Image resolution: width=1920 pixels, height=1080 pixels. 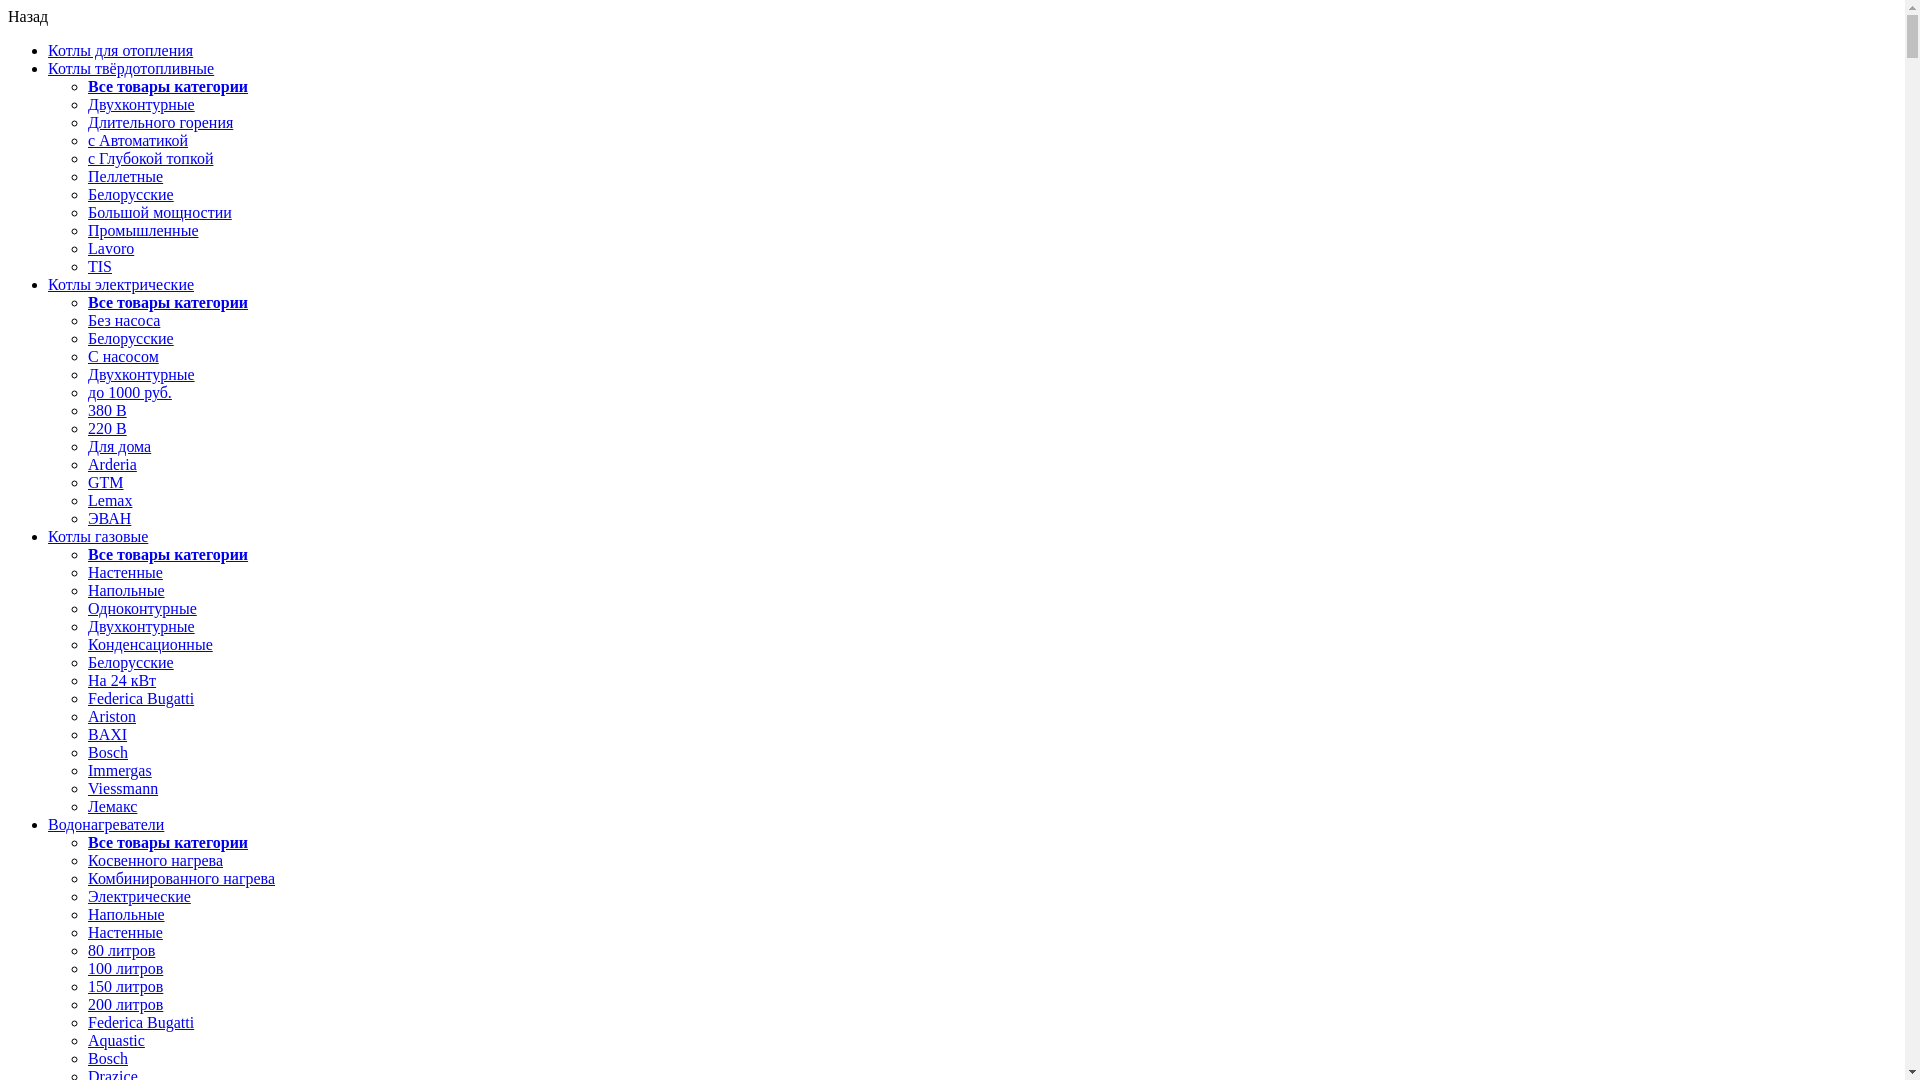 What do you see at coordinates (104, 482) in the screenshot?
I see `'GTM'` at bounding box center [104, 482].